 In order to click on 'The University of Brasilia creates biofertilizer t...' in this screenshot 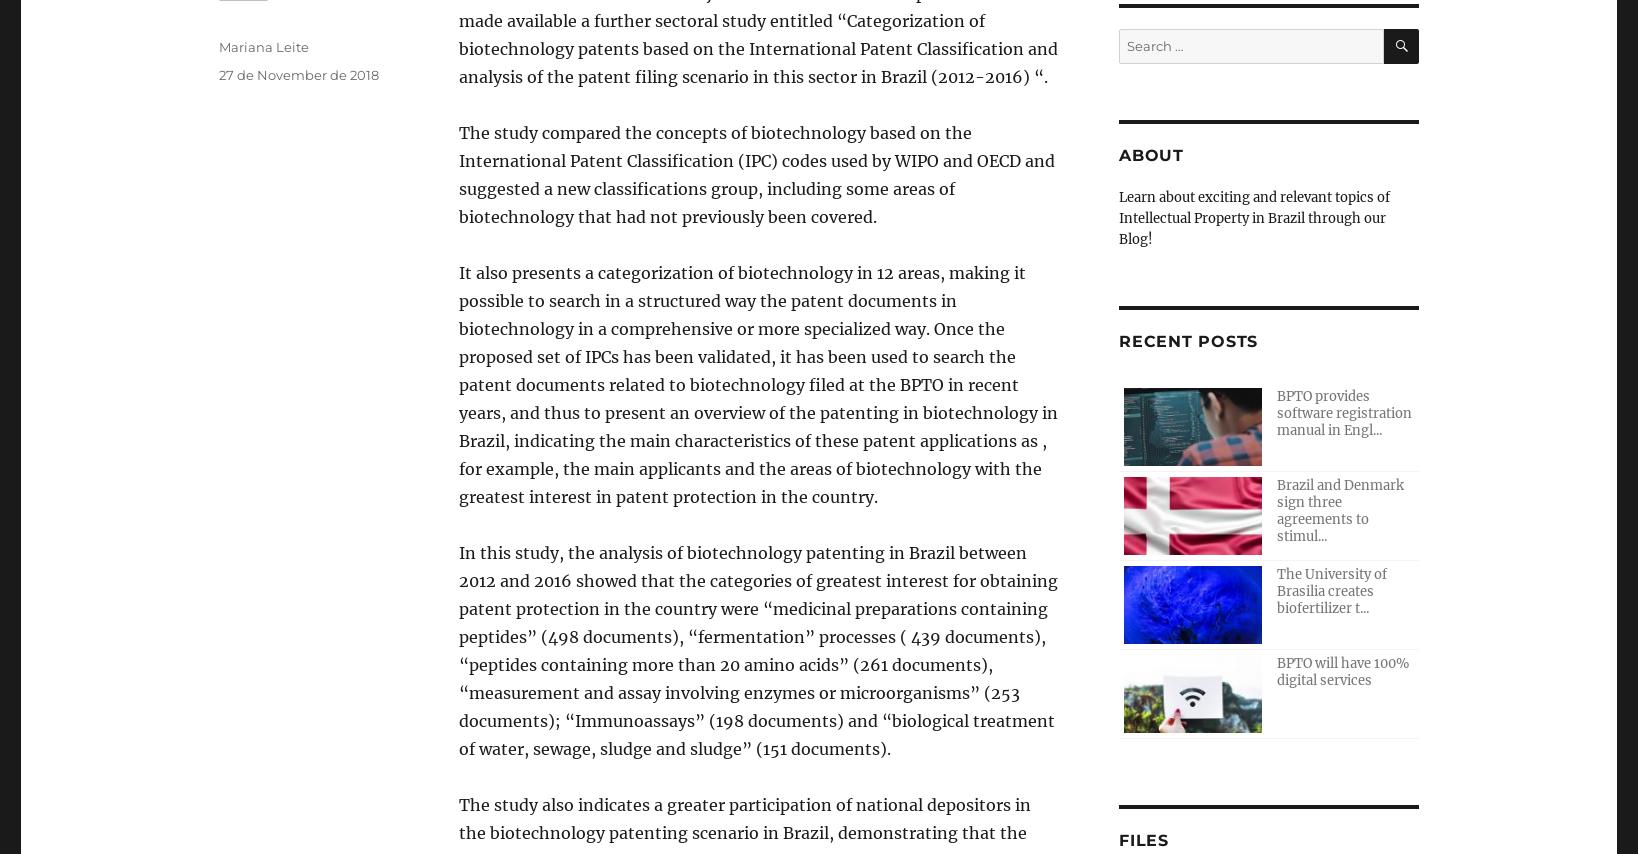, I will do `click(1331, 591)`.